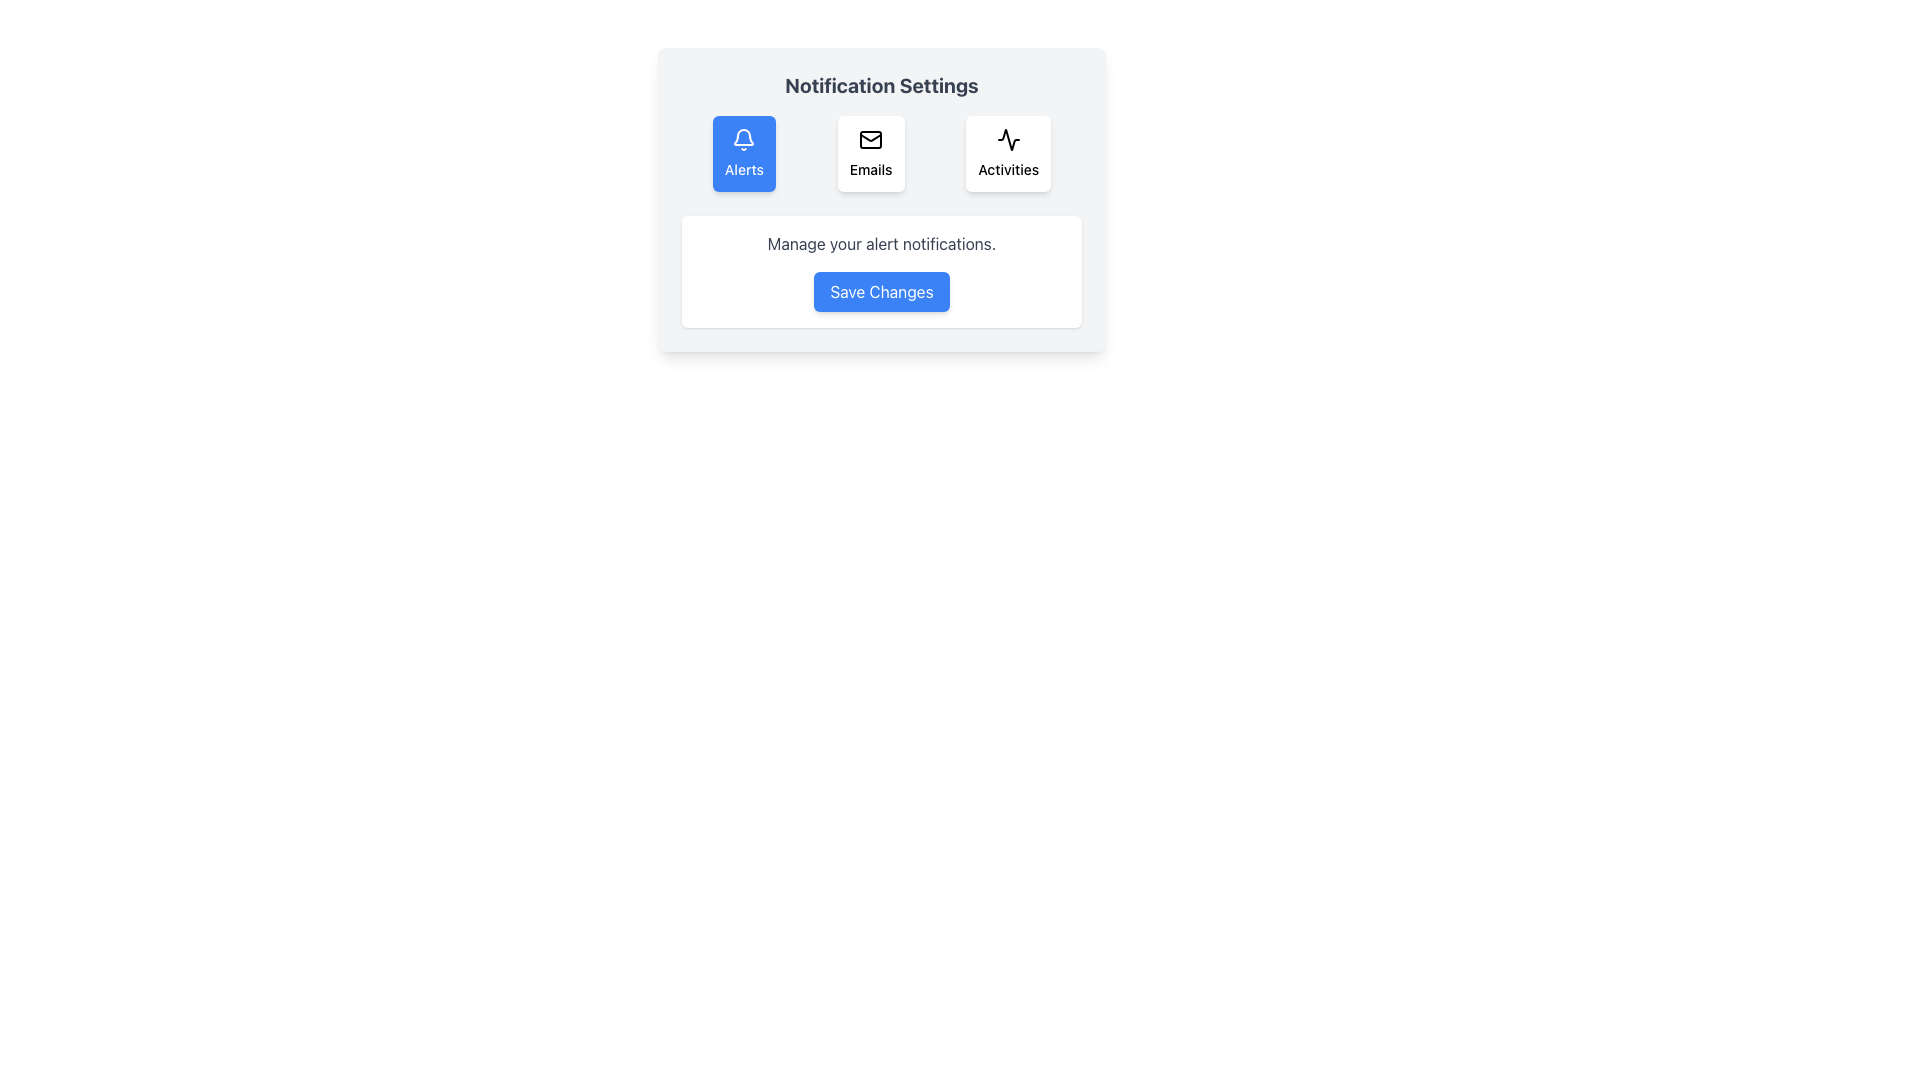 The width and height of the screenshot is (1920, 1080). Describe the element at coordinates (1008, 153) in the screenshot. I see `the 'Activities' button with a heartbeat icon located in the 'Notification Settings' panel, which is the third button in a horizontal group of three buttons` at that location.